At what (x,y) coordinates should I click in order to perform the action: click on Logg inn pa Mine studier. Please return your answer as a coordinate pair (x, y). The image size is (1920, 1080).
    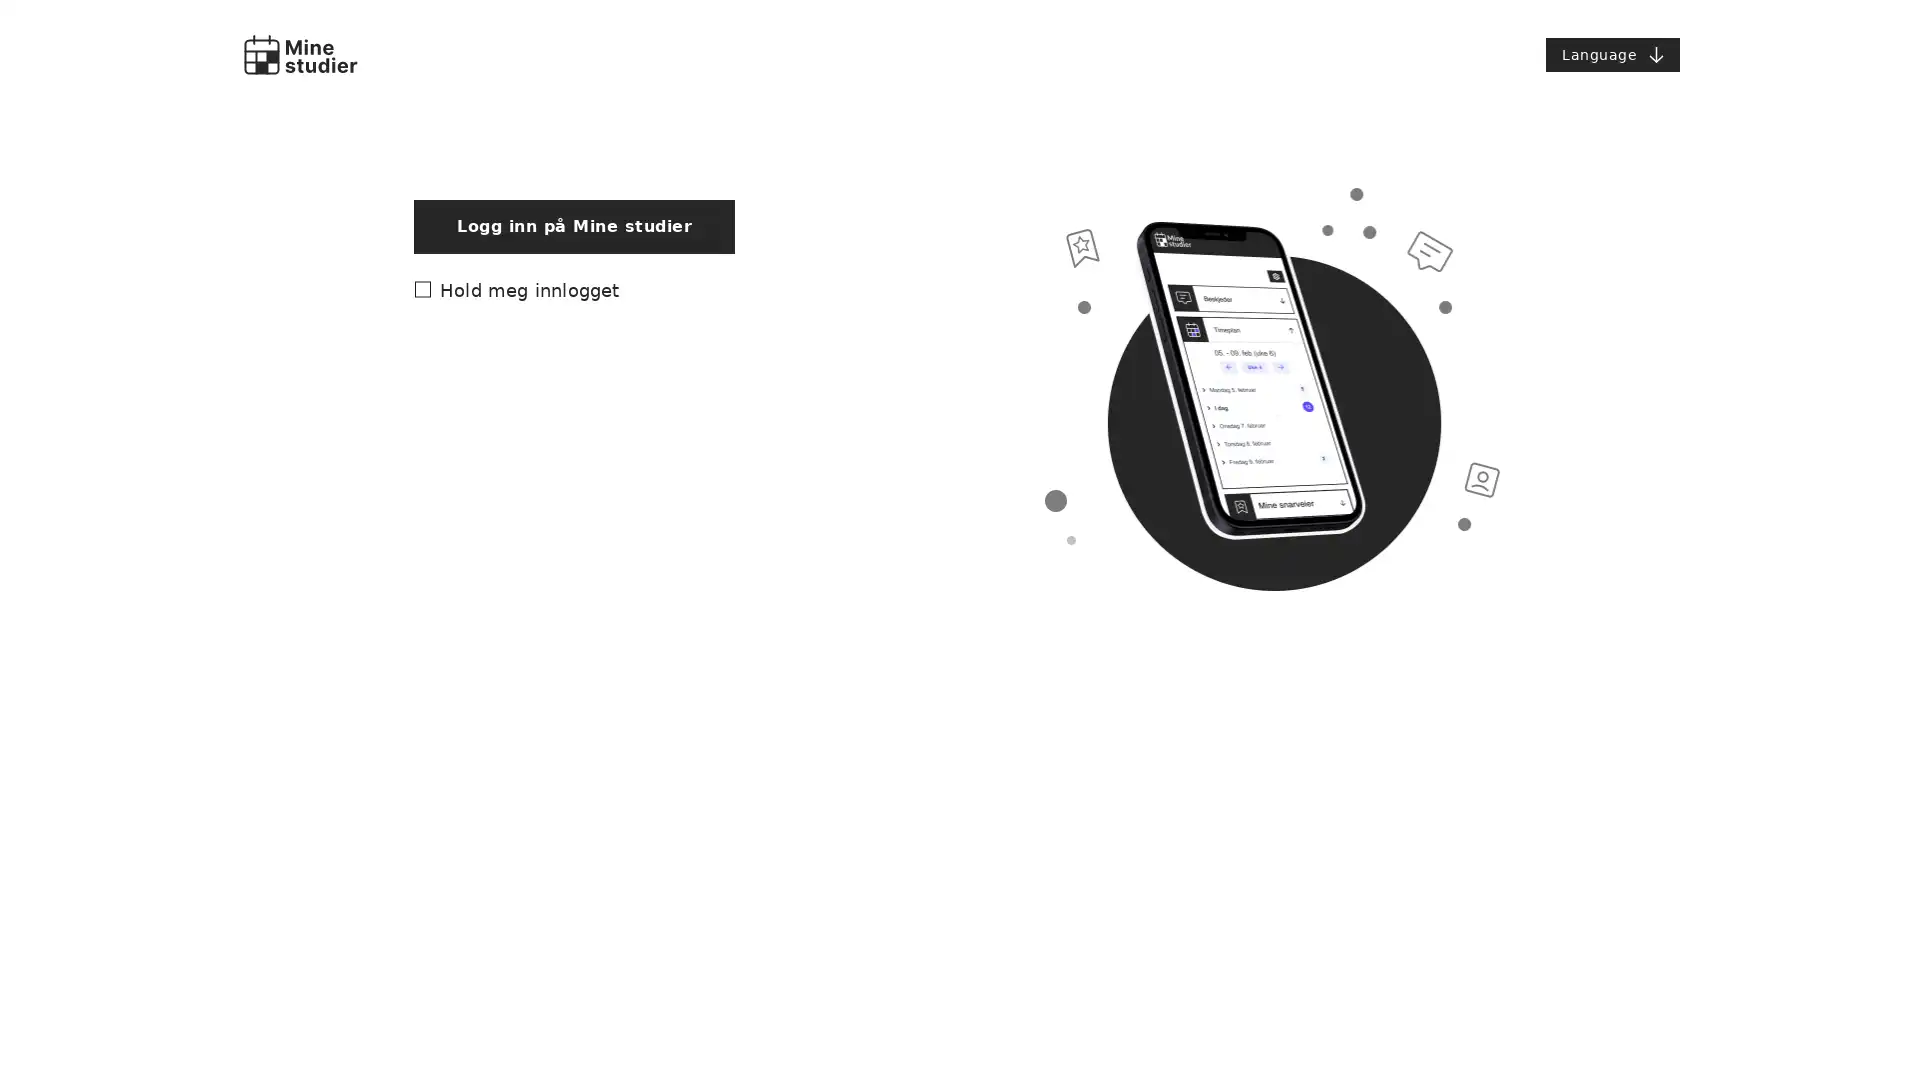
    Looking at the image, I should click on (573, 643).